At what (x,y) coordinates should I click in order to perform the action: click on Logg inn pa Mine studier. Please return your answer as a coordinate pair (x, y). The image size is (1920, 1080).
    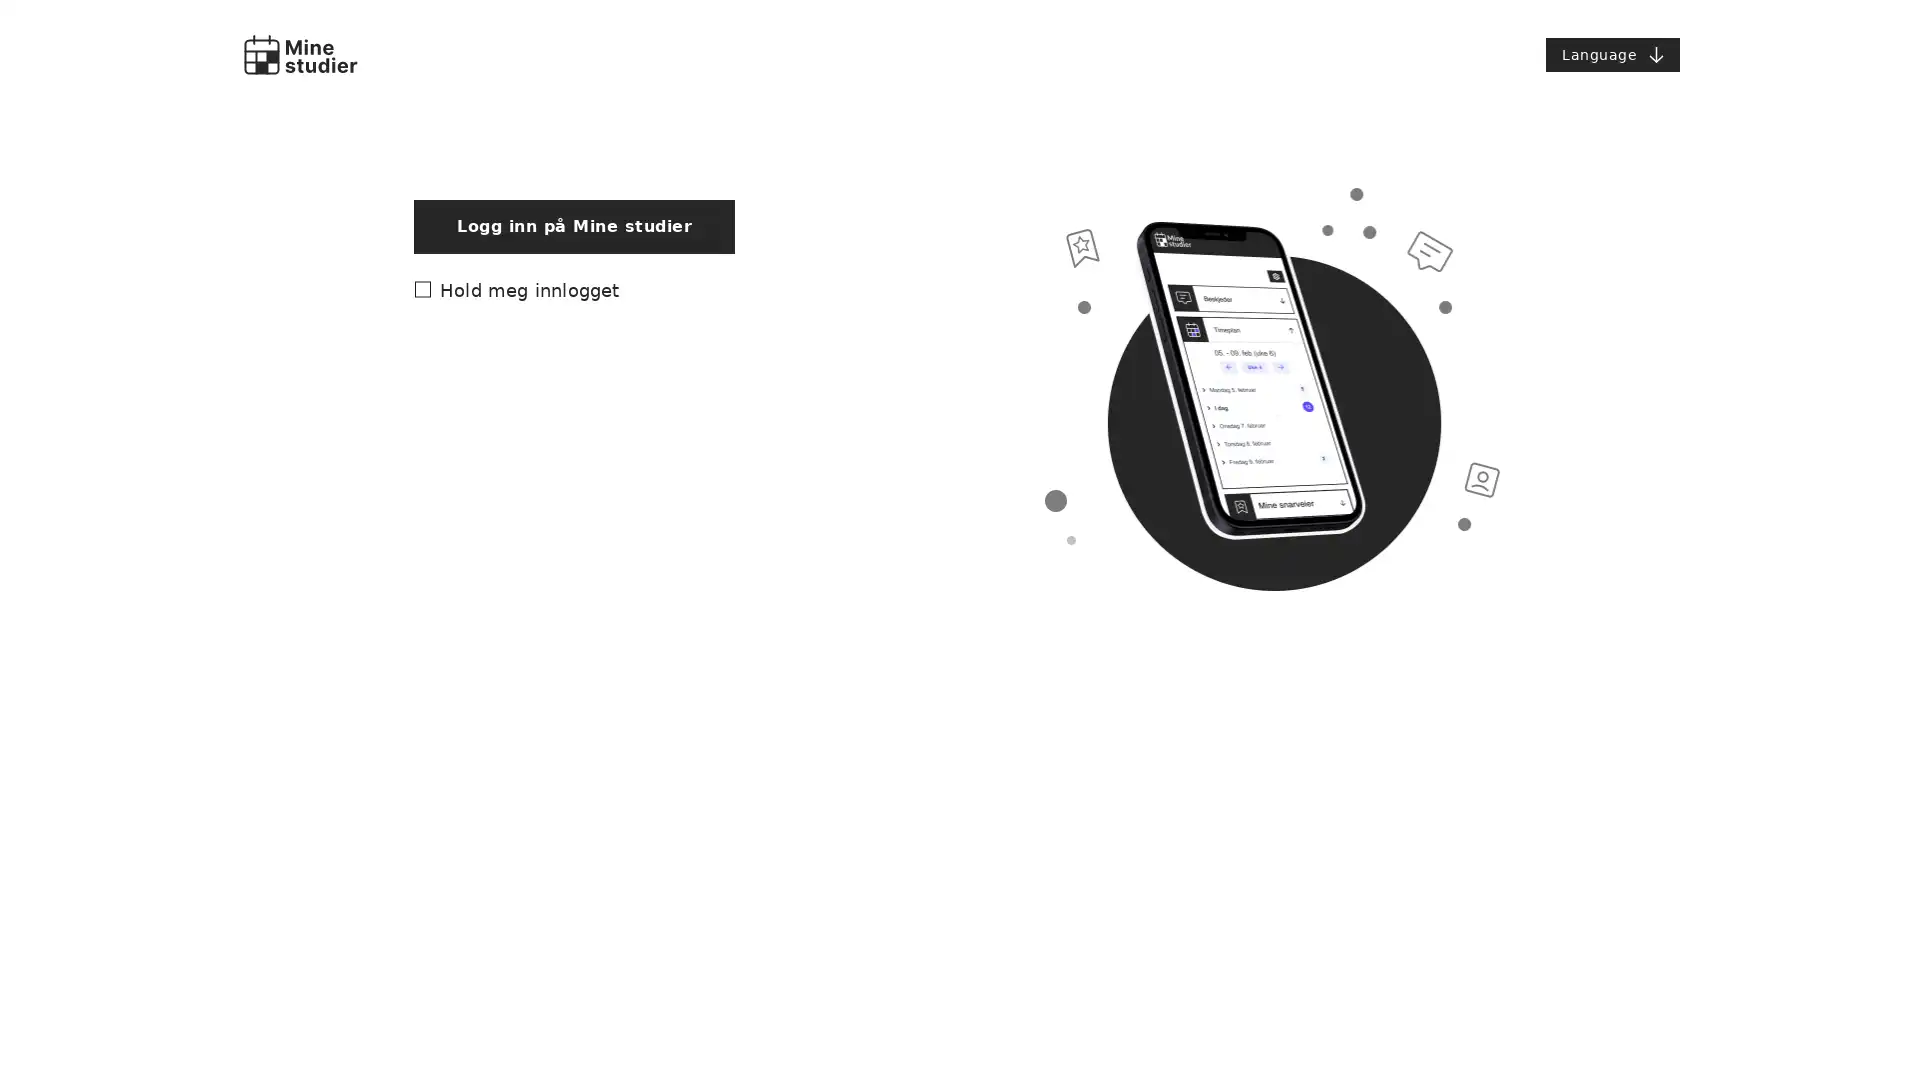
    Looking at the image, I should click on (573, 643).